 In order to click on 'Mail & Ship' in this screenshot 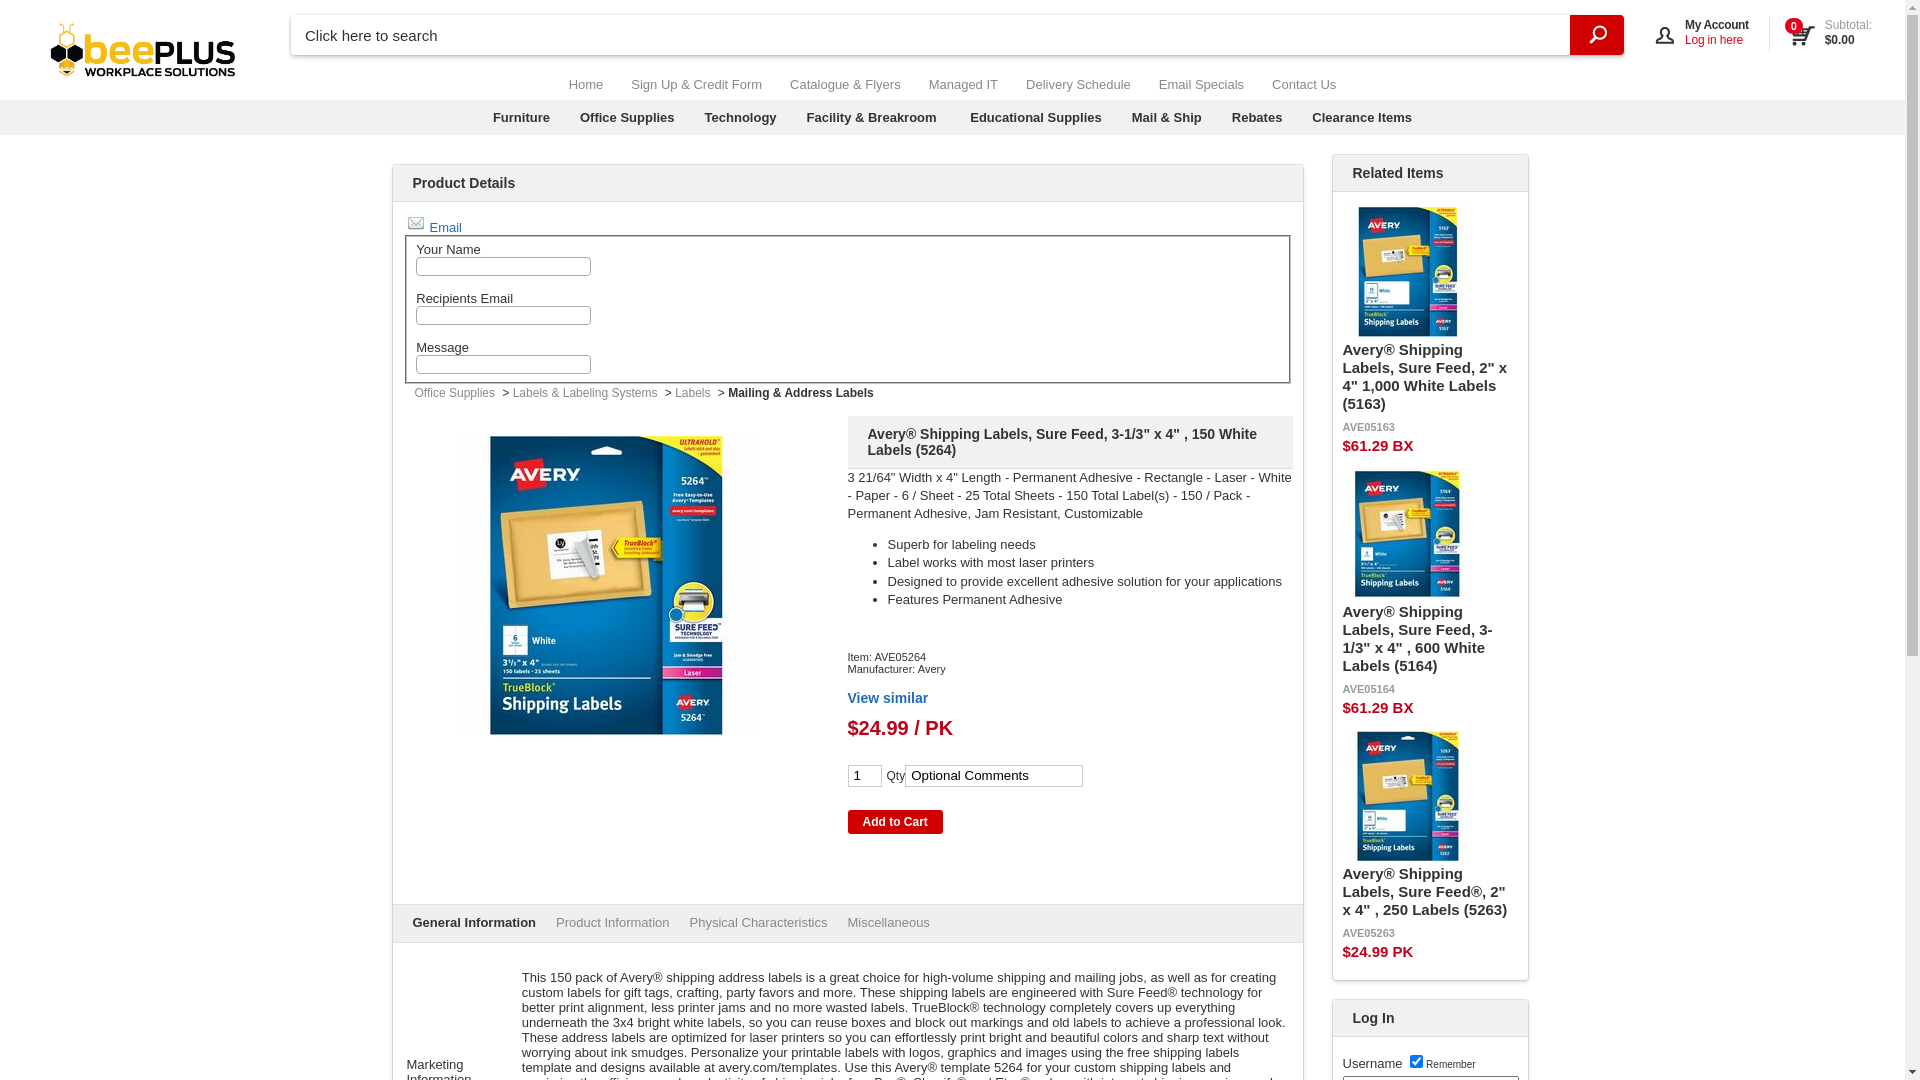, I will do `click(1166, 117)`.